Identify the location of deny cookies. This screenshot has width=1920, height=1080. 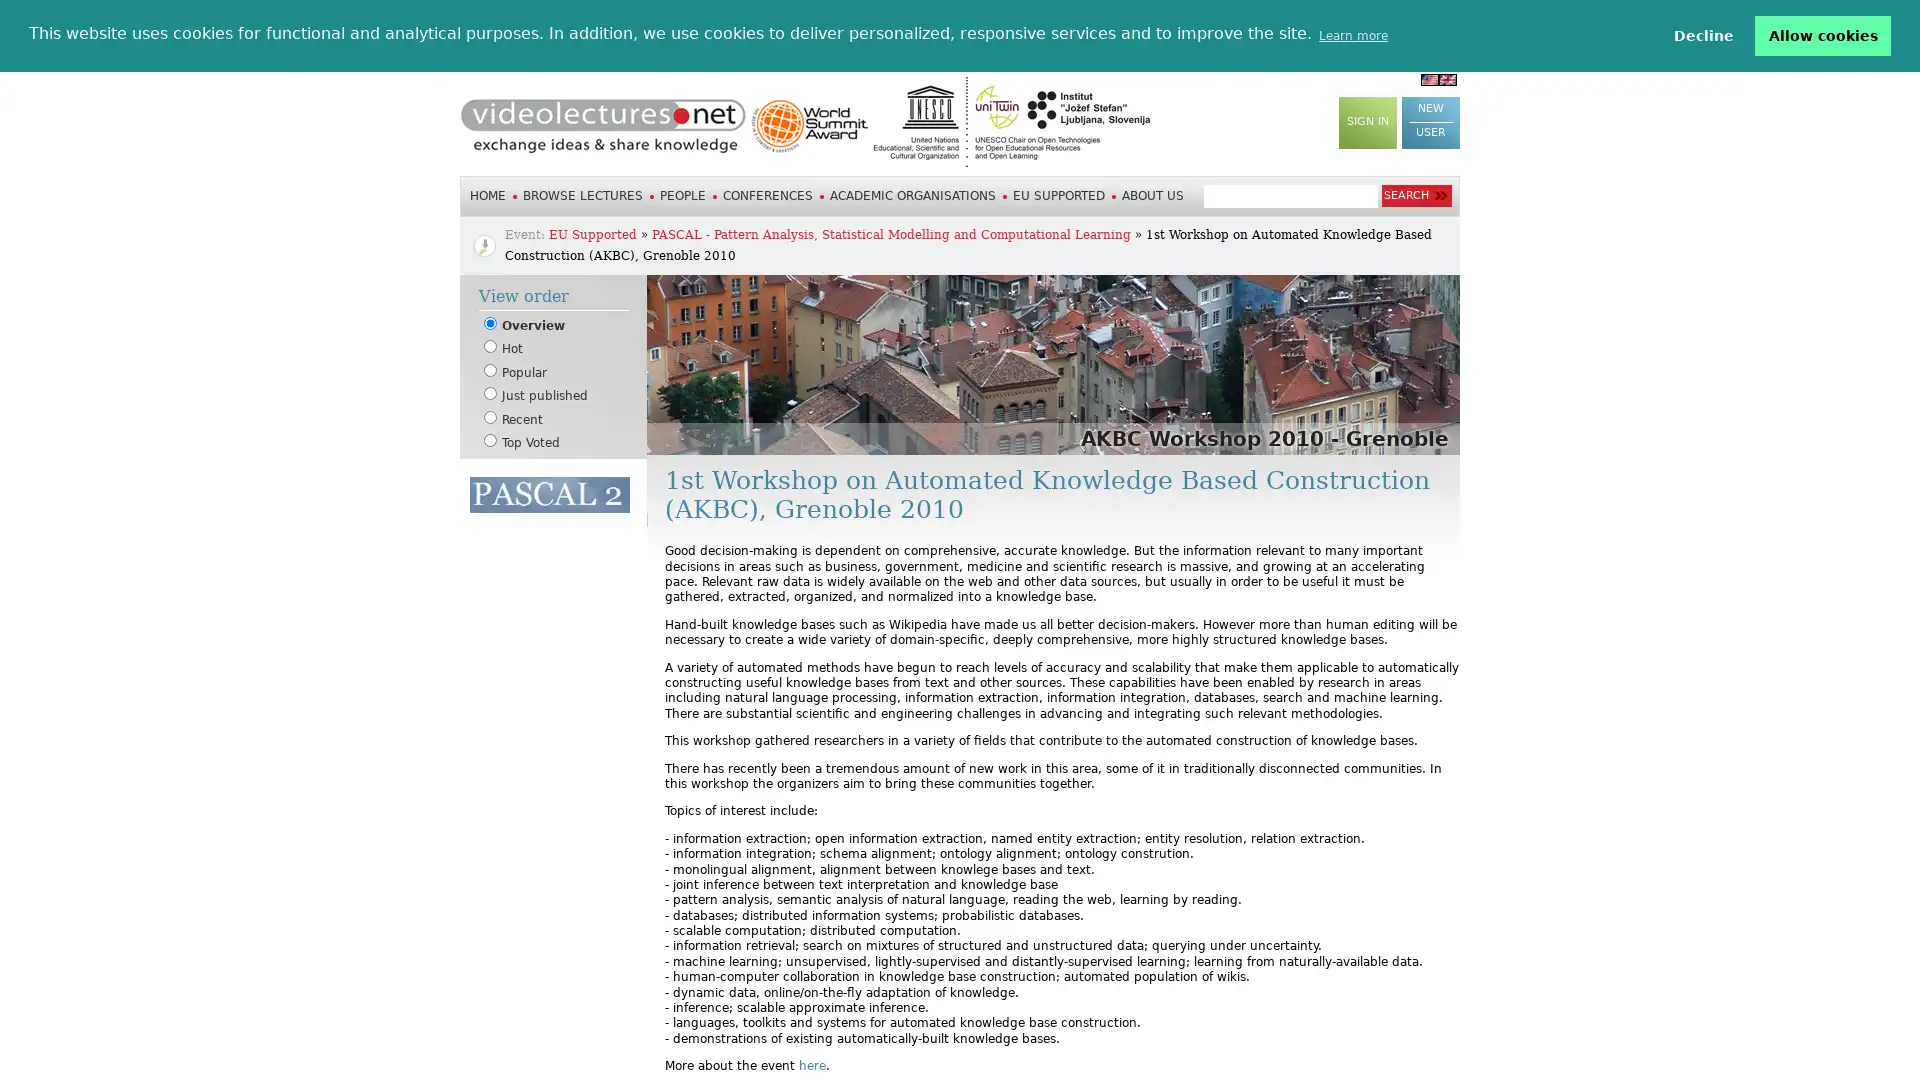
(1702, 35).